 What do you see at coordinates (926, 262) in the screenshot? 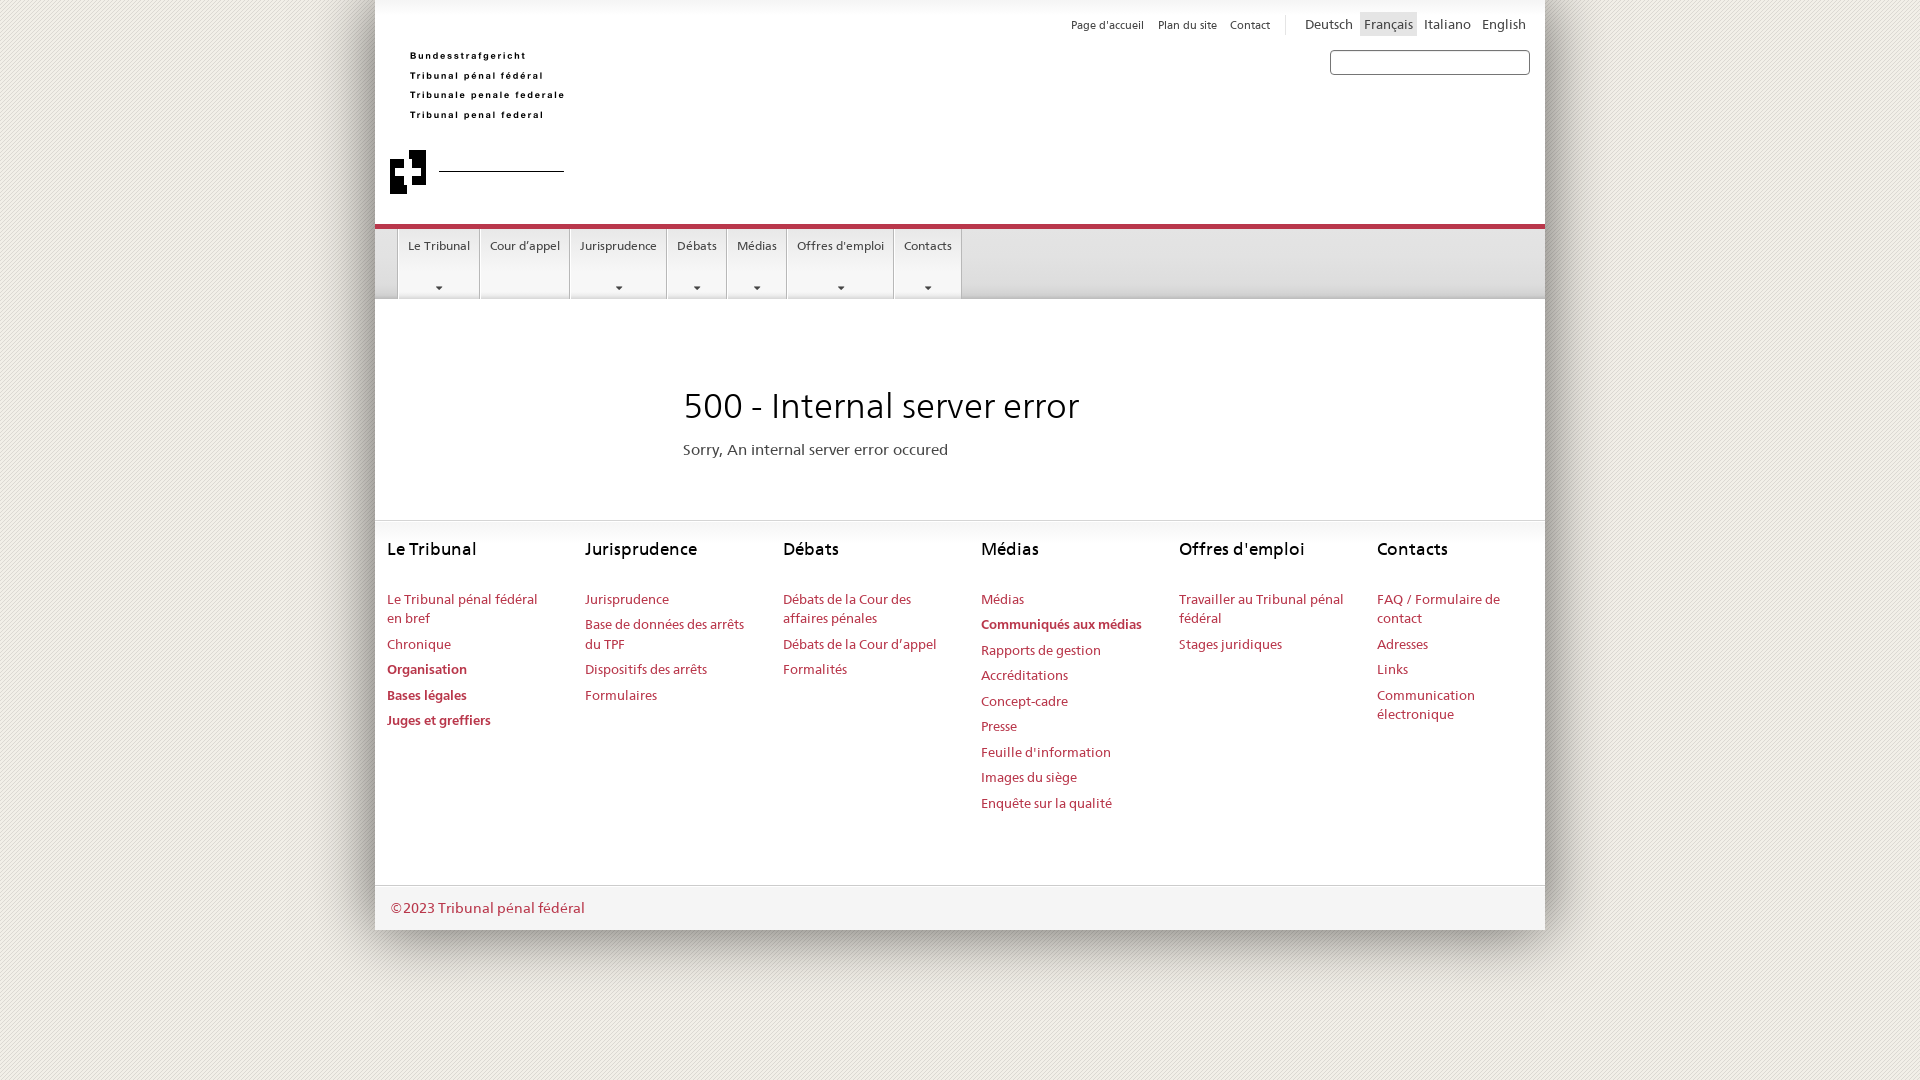
I see `'Contacts'` at bounding box center [926, 262].